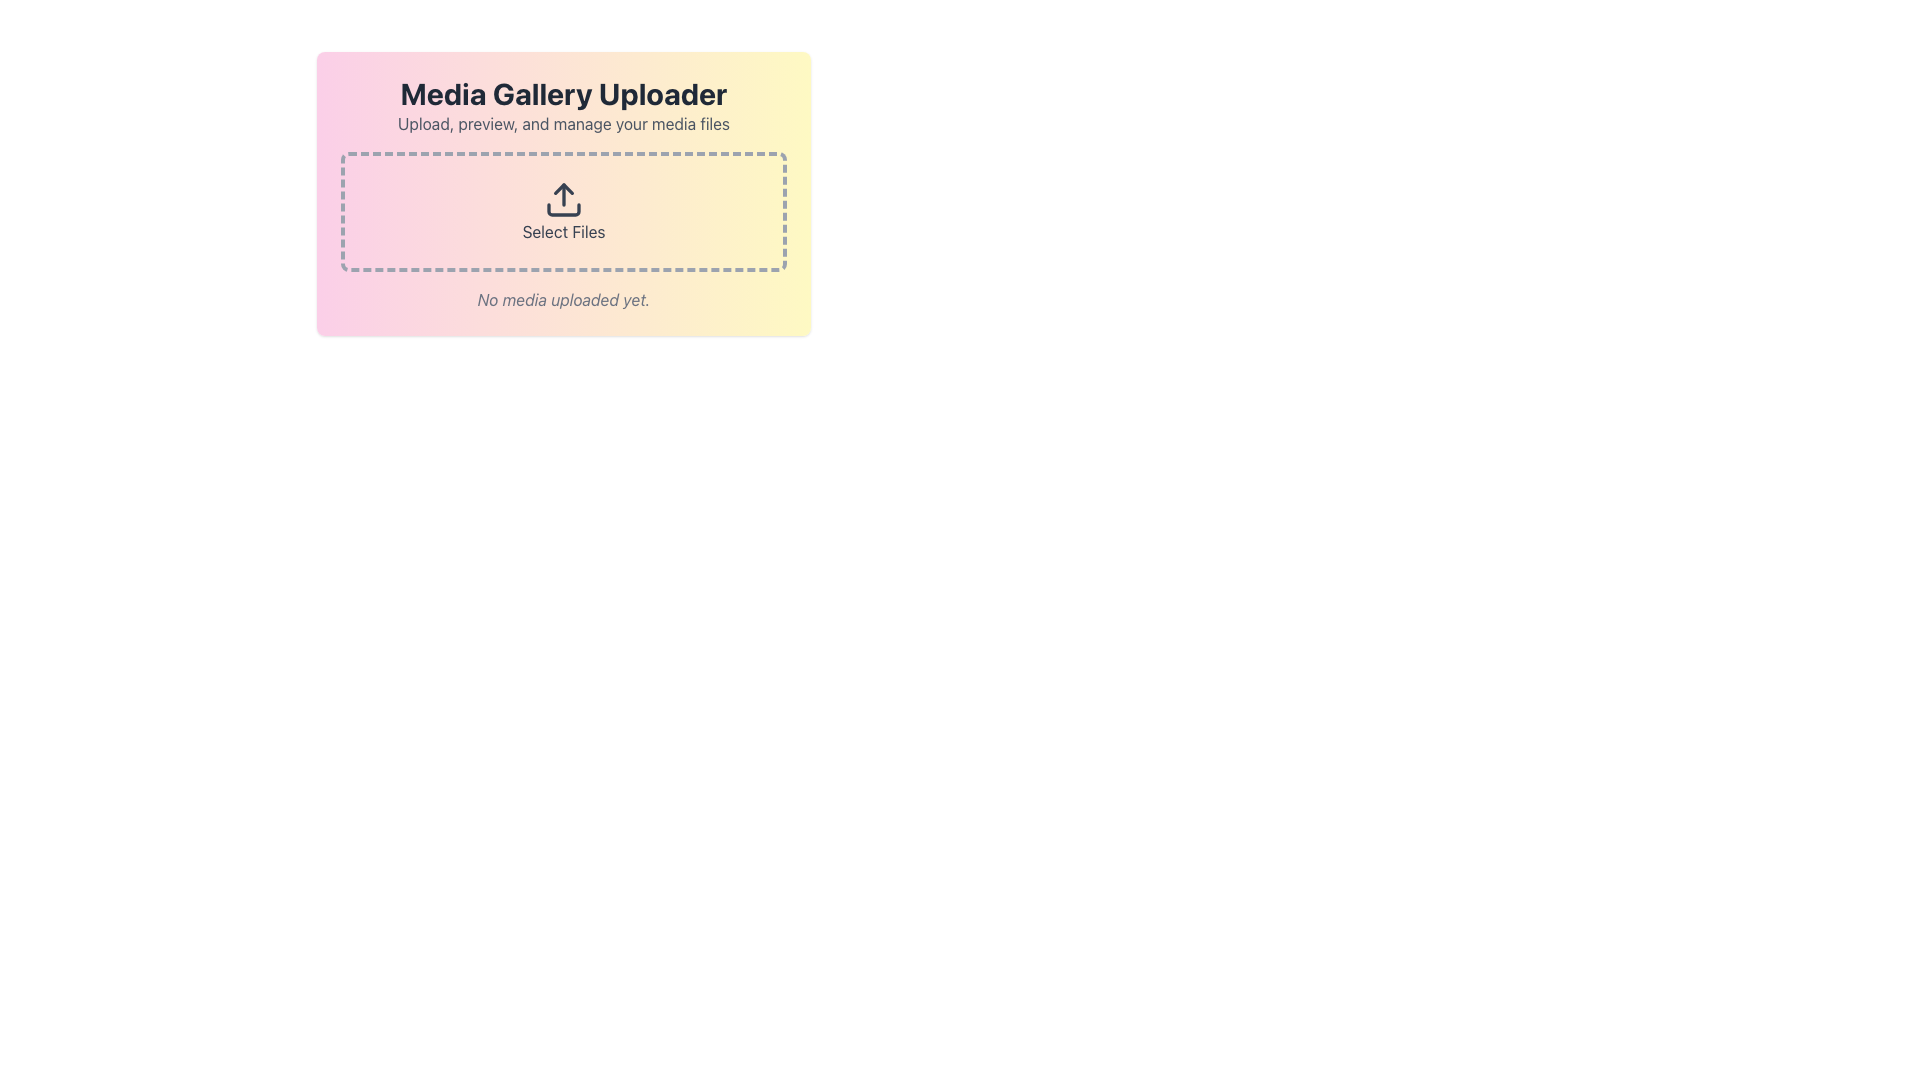  What do you see at coordinates (563, 105) in the screenshot?
I see `text from the Informative Header Section, which includes the heading 'Media Gallery Uploader' and the subtitle 'Upload, preview, and manage your media files.'` at bounding box center [563, 105].